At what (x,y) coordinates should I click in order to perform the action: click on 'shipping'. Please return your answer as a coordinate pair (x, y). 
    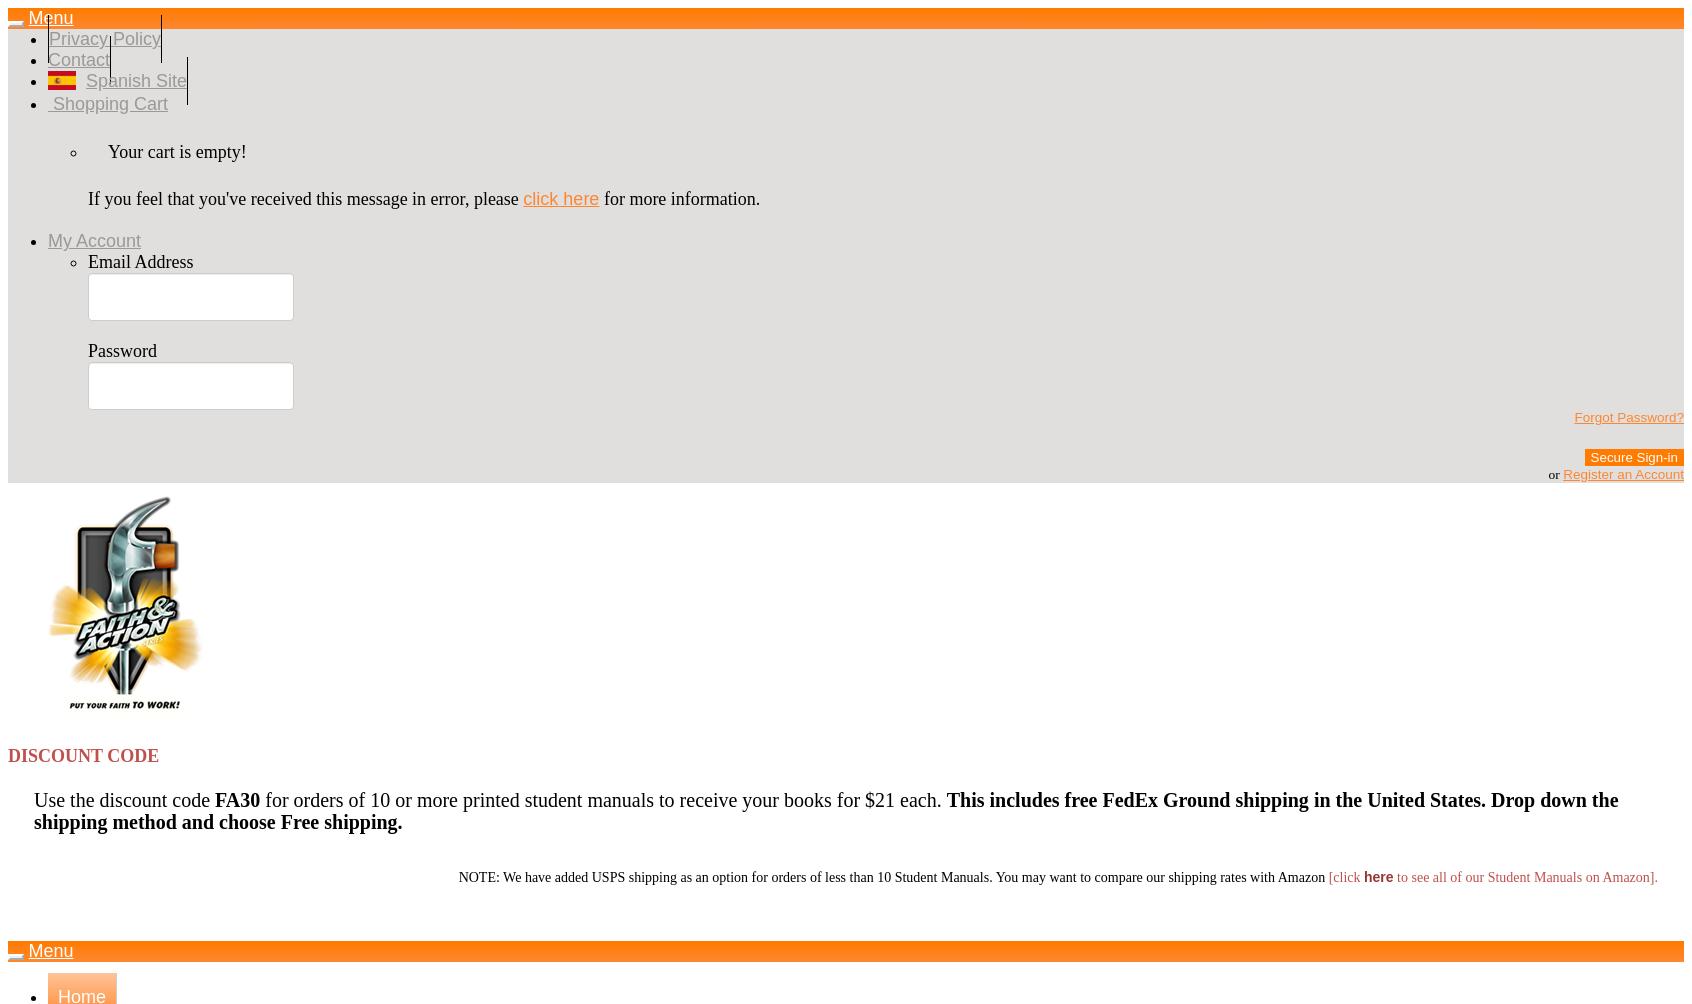
    Looking at the image, I should click on (1234, 799).